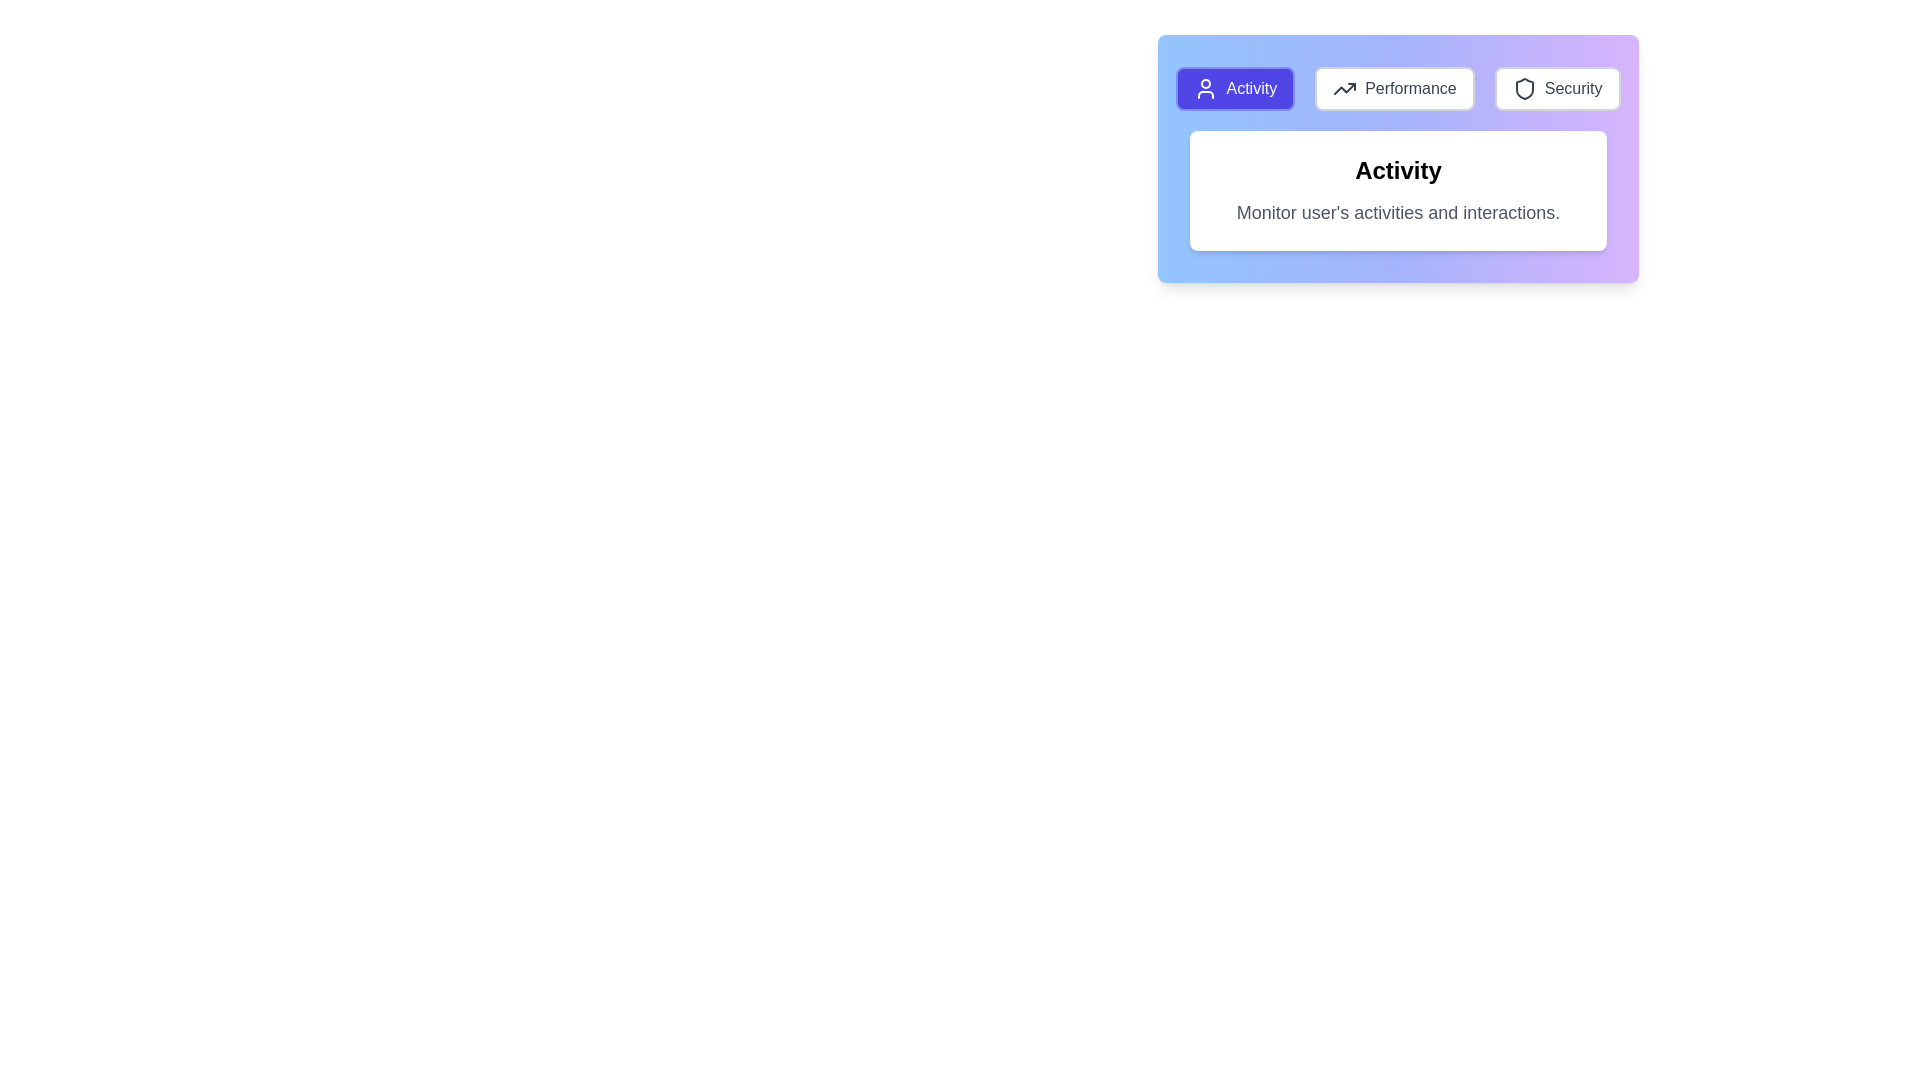 This screenshot has width=1920, height=1080. I want to click on the 'Performance' navigation button, so click(1397, 87).